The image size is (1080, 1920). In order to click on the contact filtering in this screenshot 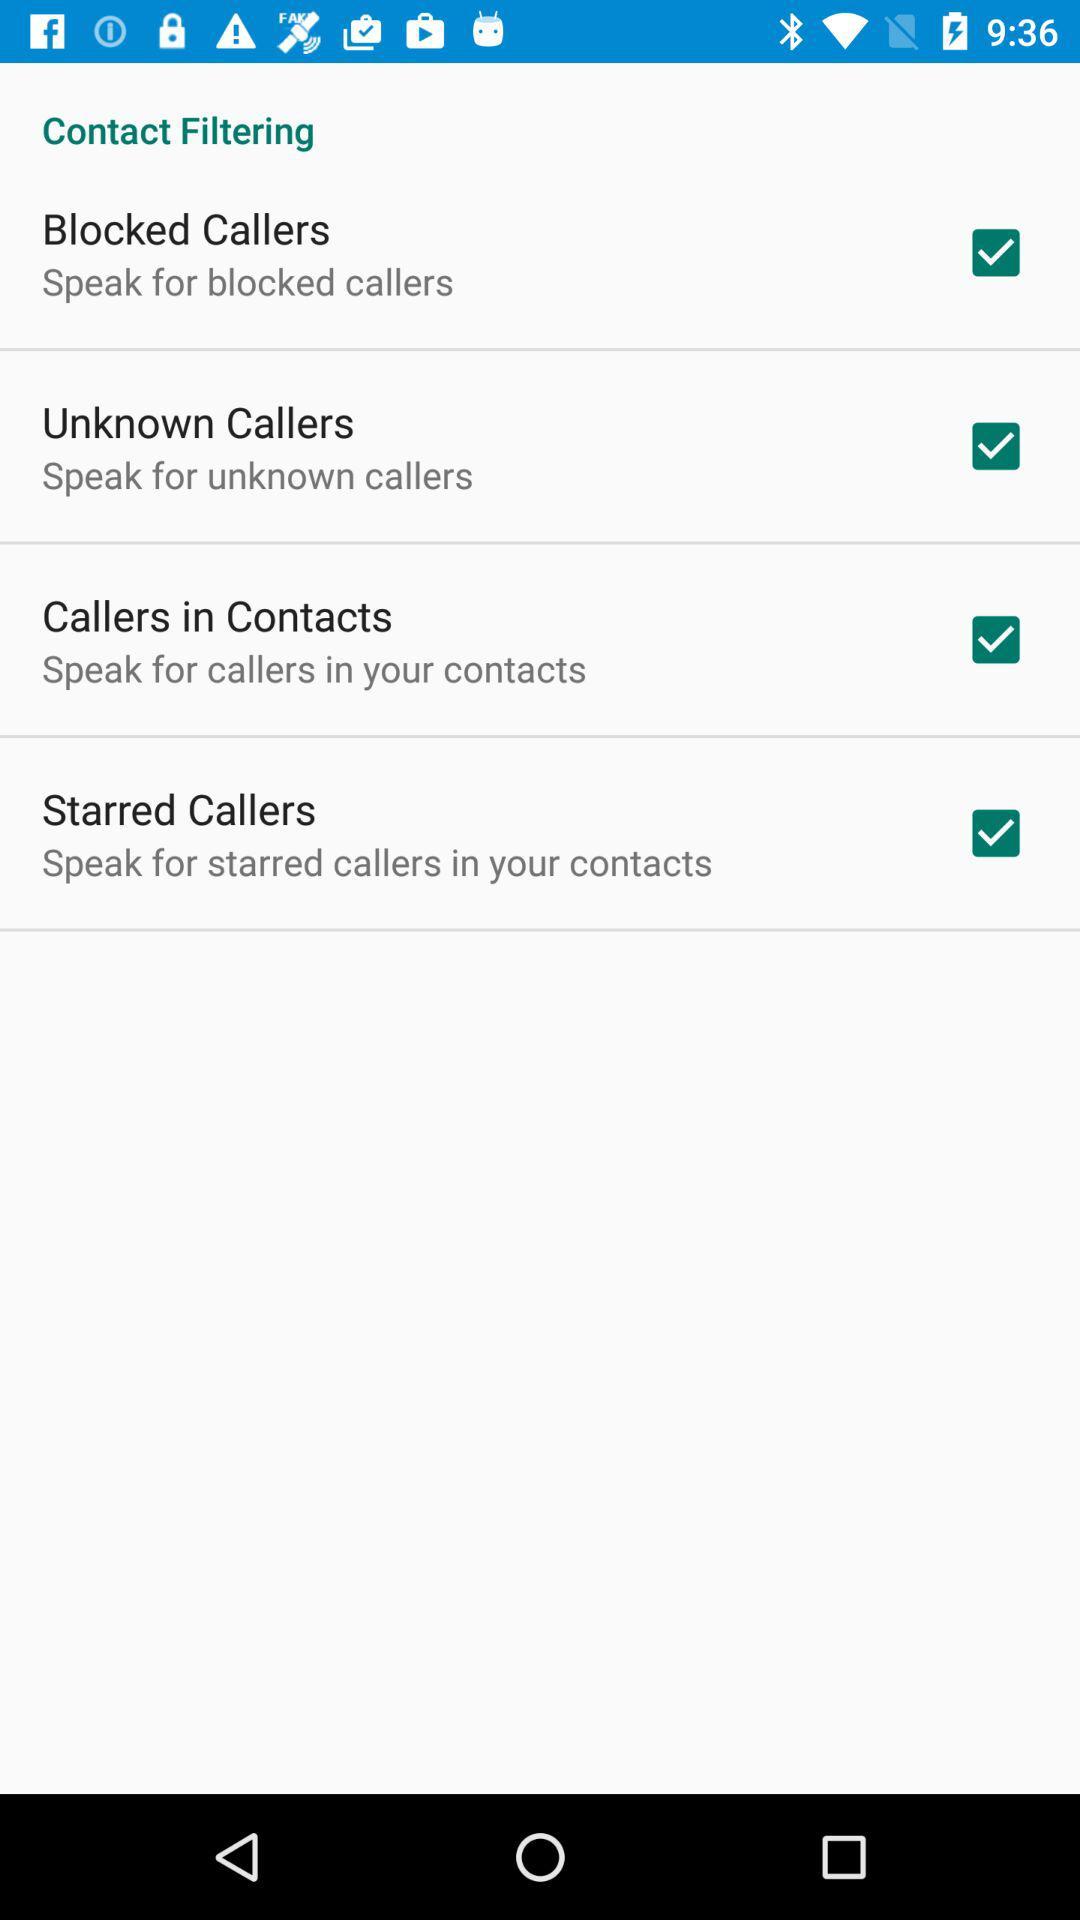, I will do `click(540, 107)`.